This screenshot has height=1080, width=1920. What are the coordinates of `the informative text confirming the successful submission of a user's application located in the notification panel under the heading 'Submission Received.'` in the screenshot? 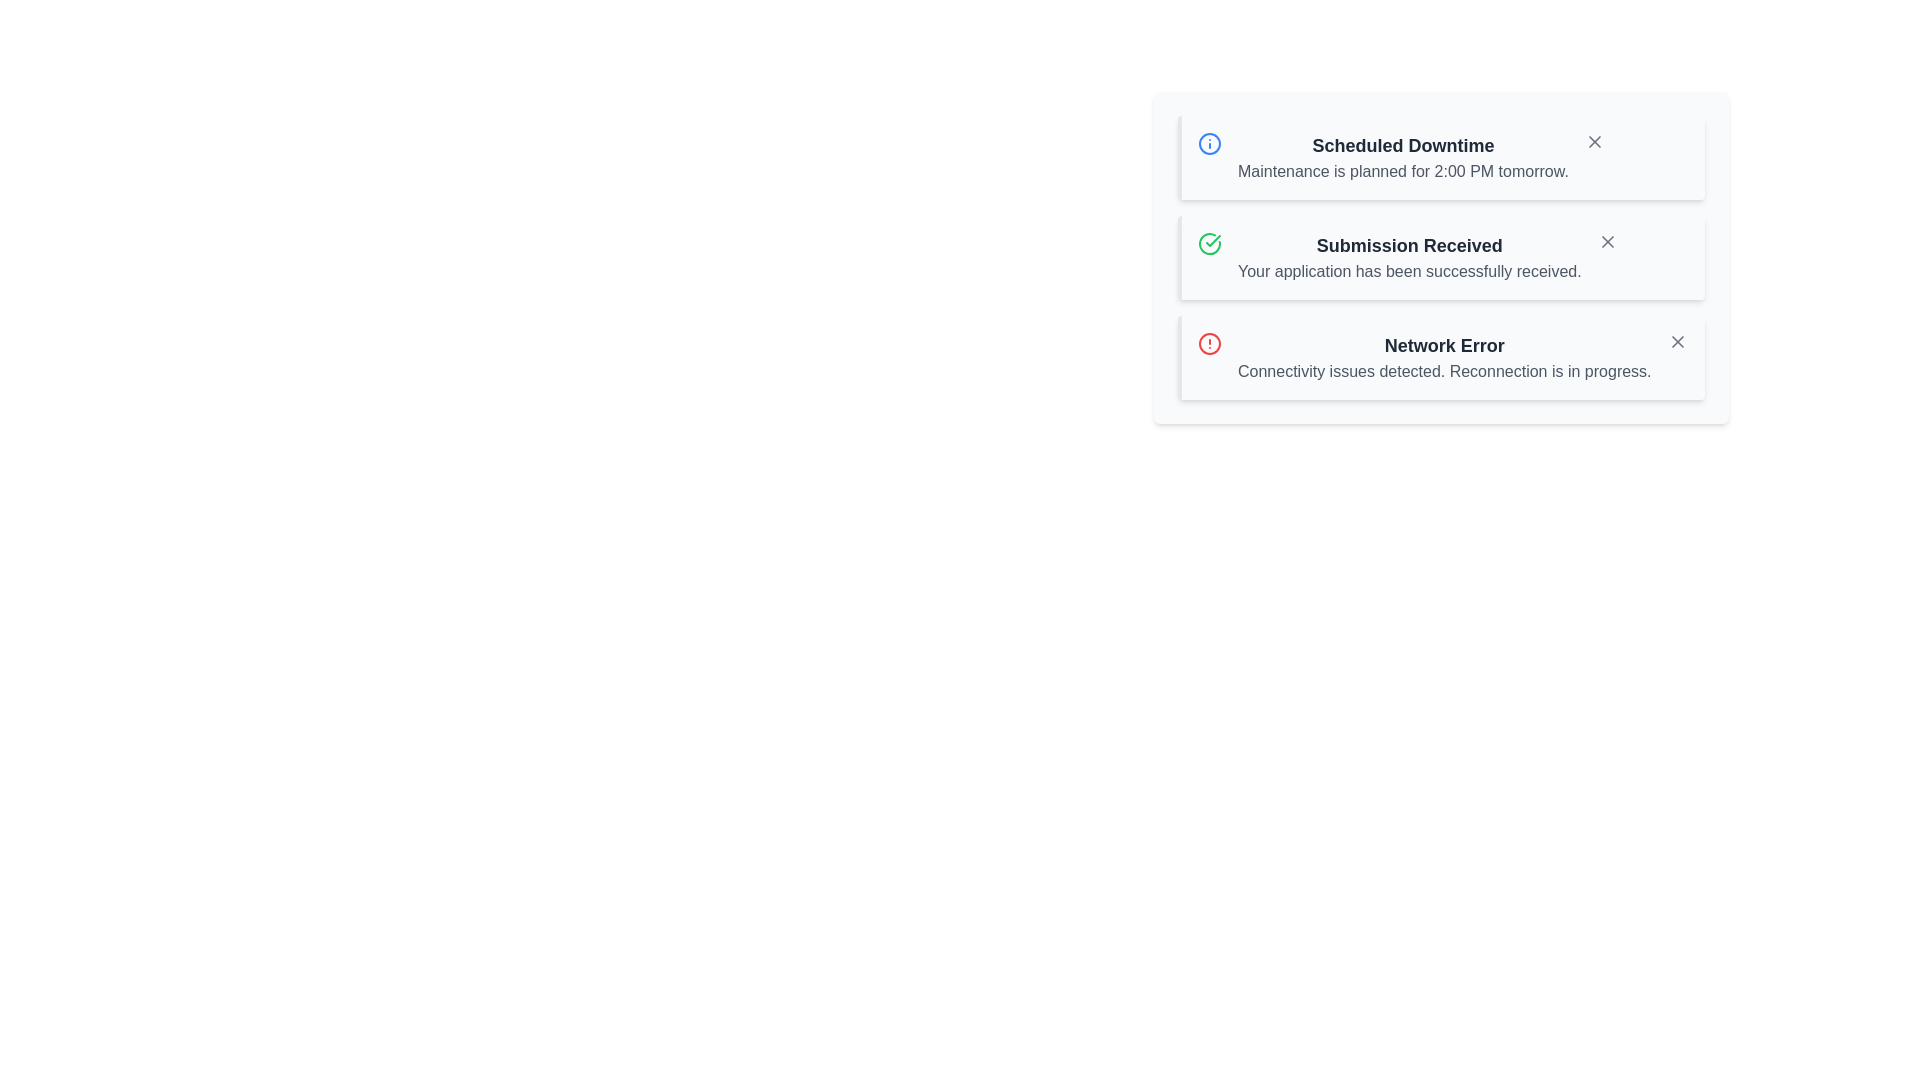 It's located at (1408, 272).